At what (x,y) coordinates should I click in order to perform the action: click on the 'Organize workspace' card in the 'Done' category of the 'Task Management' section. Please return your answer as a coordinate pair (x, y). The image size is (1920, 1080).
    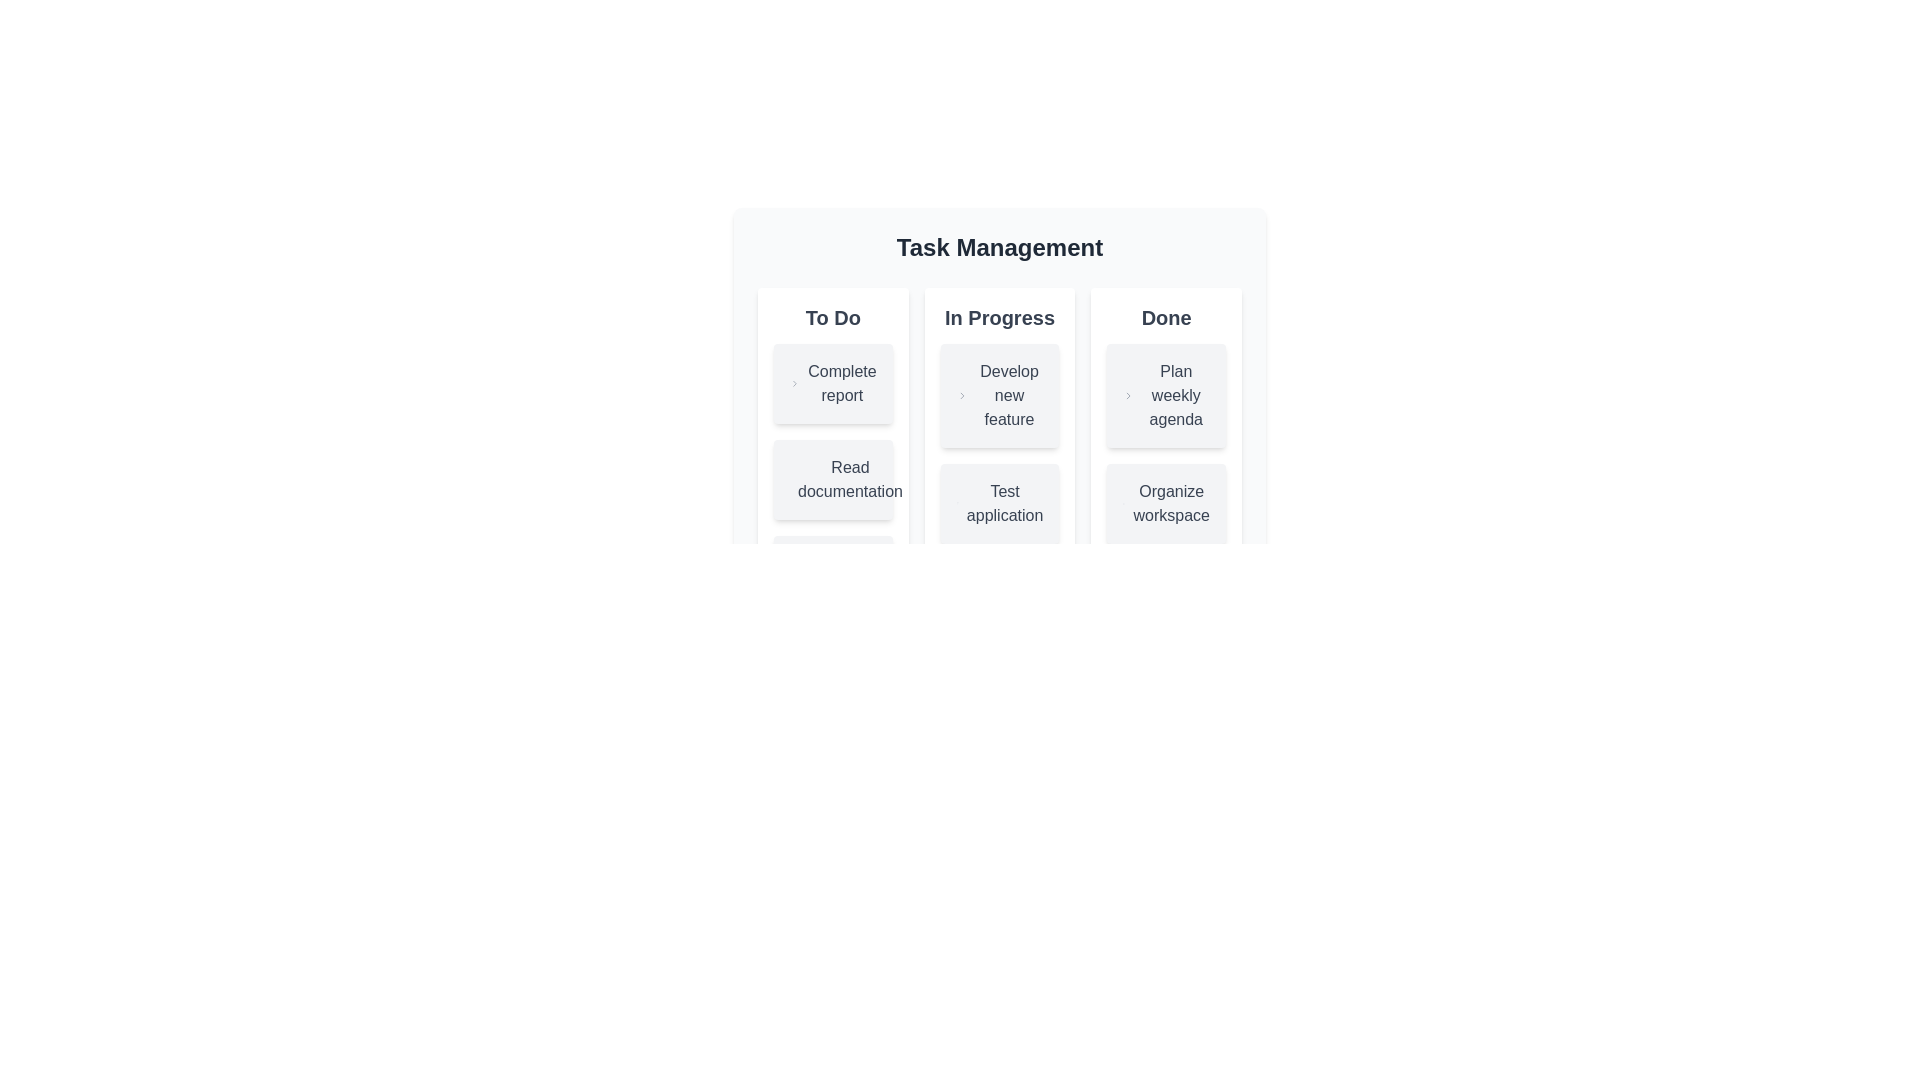
    Looking at the image, I should click on (1166, 503).